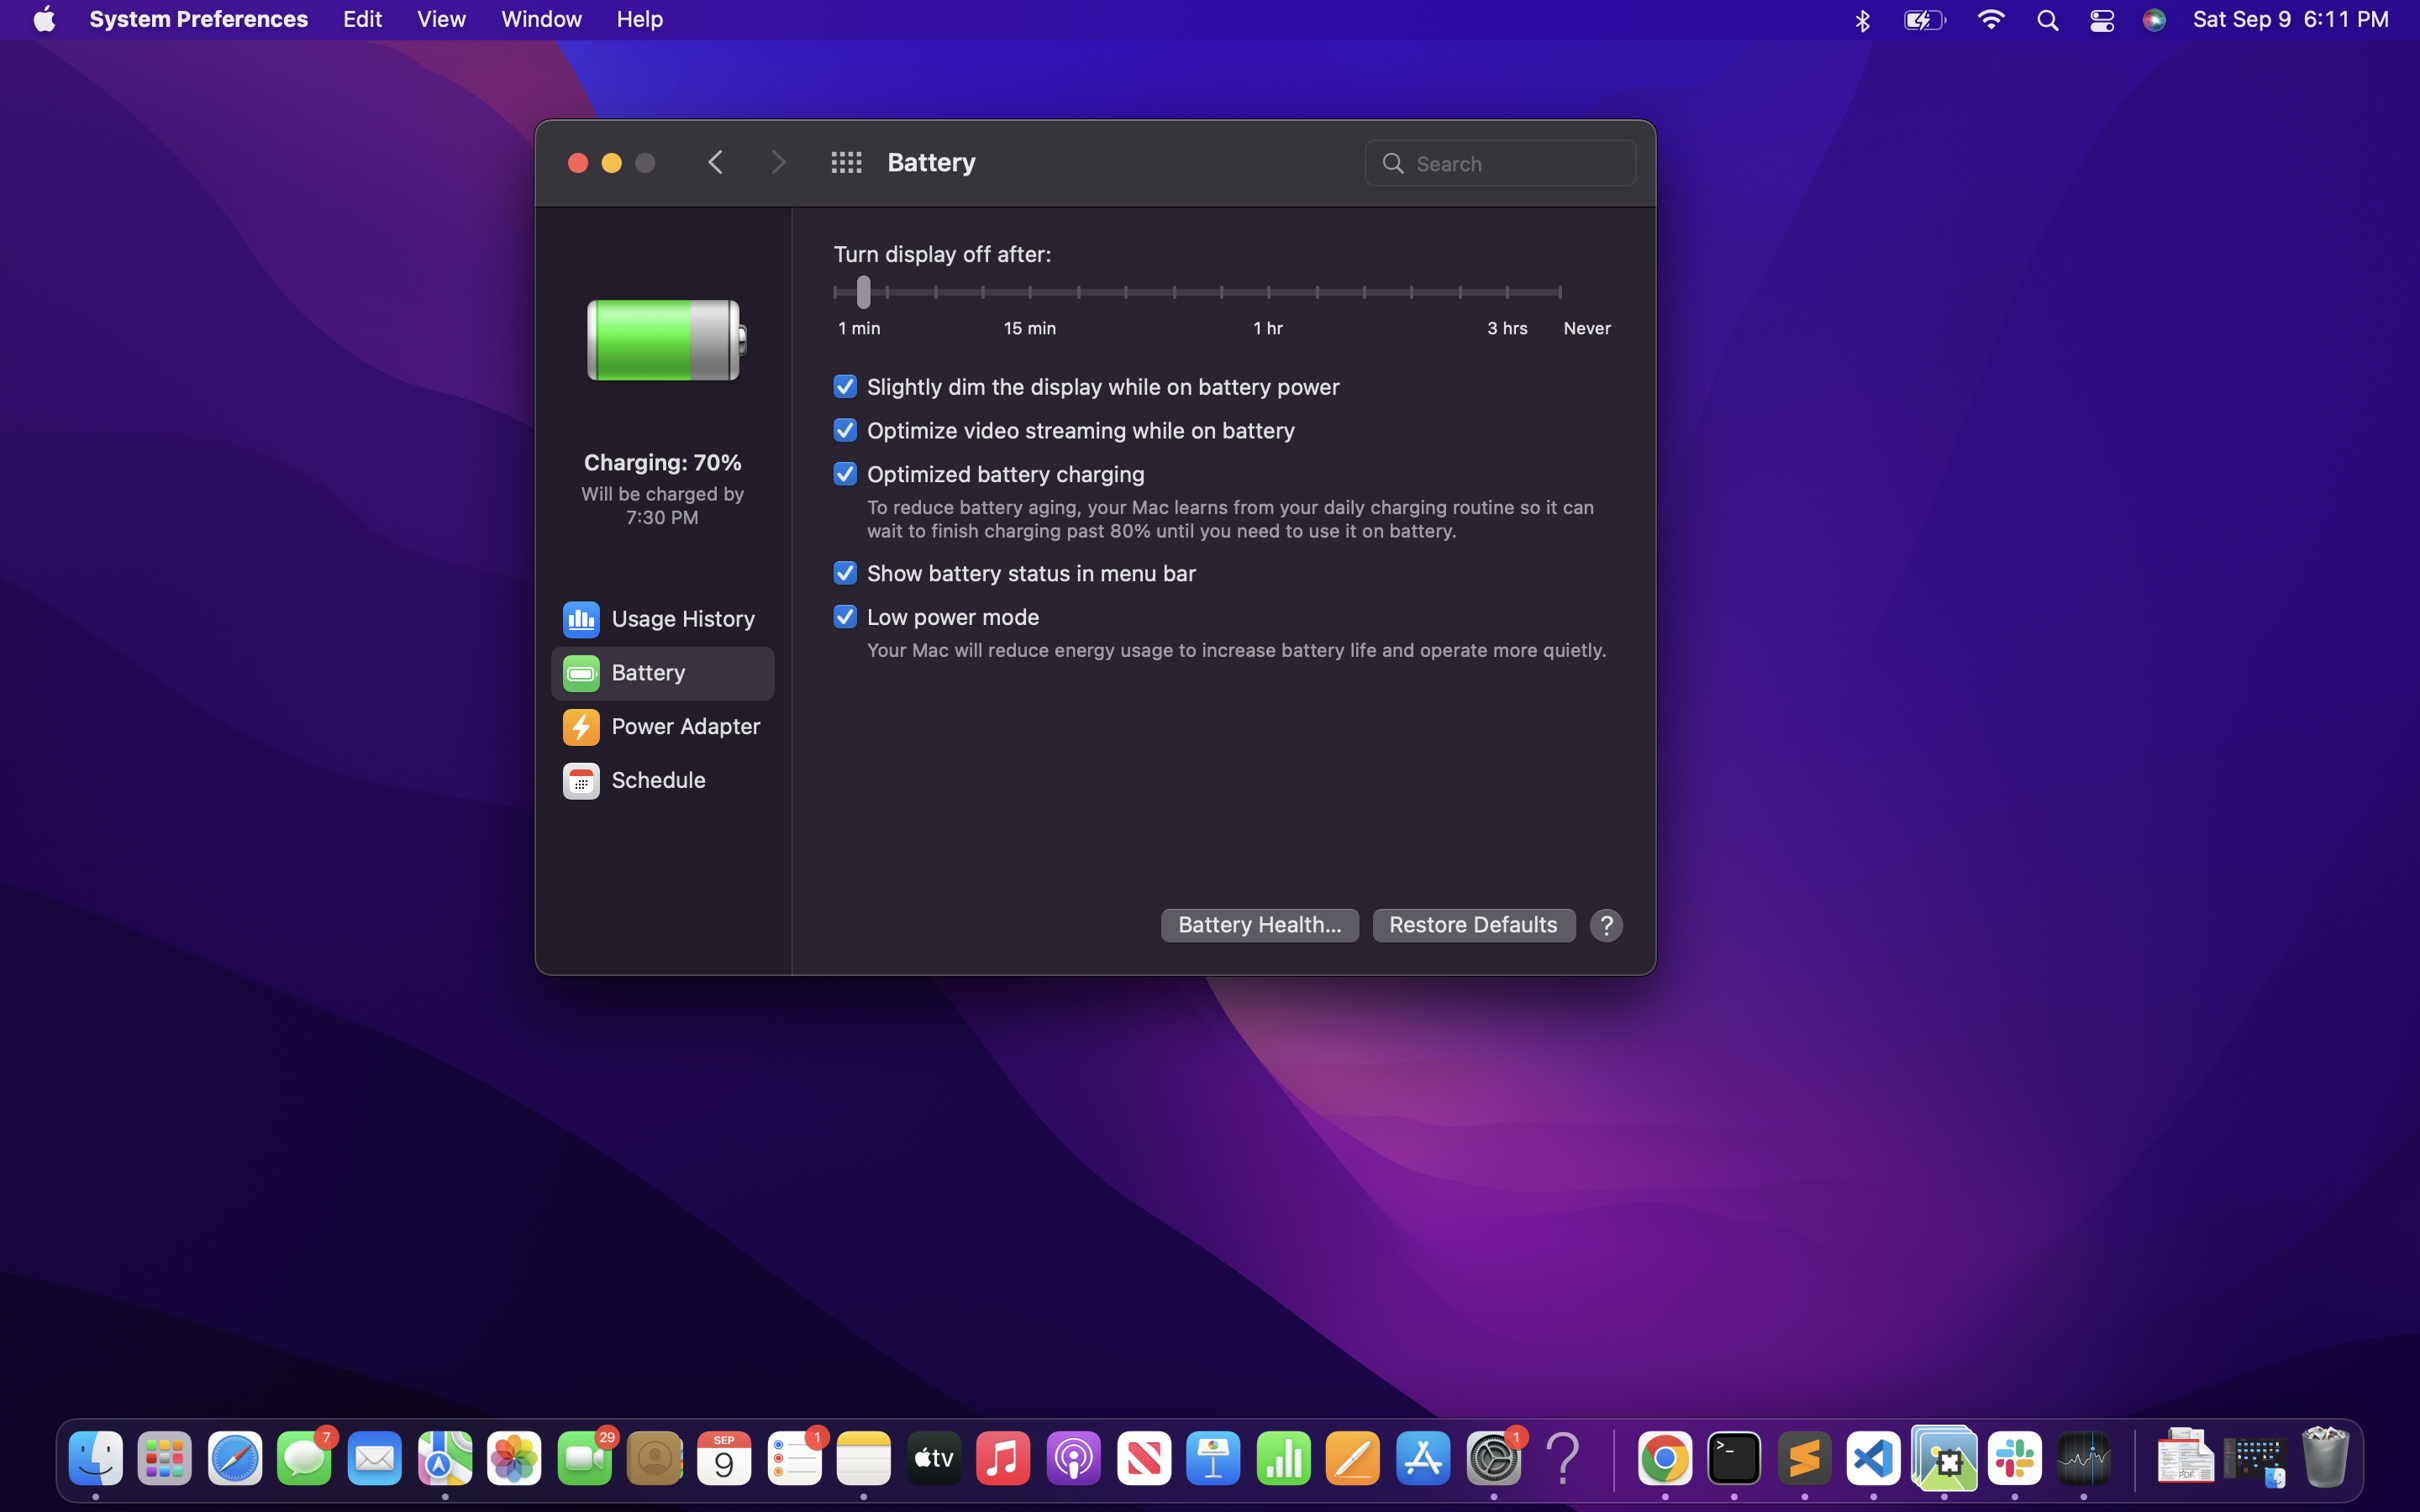 This screenshot has height=1512, width=2420. What do you see at coordinates (1064, 427) in the screenshot?
I see `Boost video streaming quality when running on battery power` at bounding box center [1064, 427].